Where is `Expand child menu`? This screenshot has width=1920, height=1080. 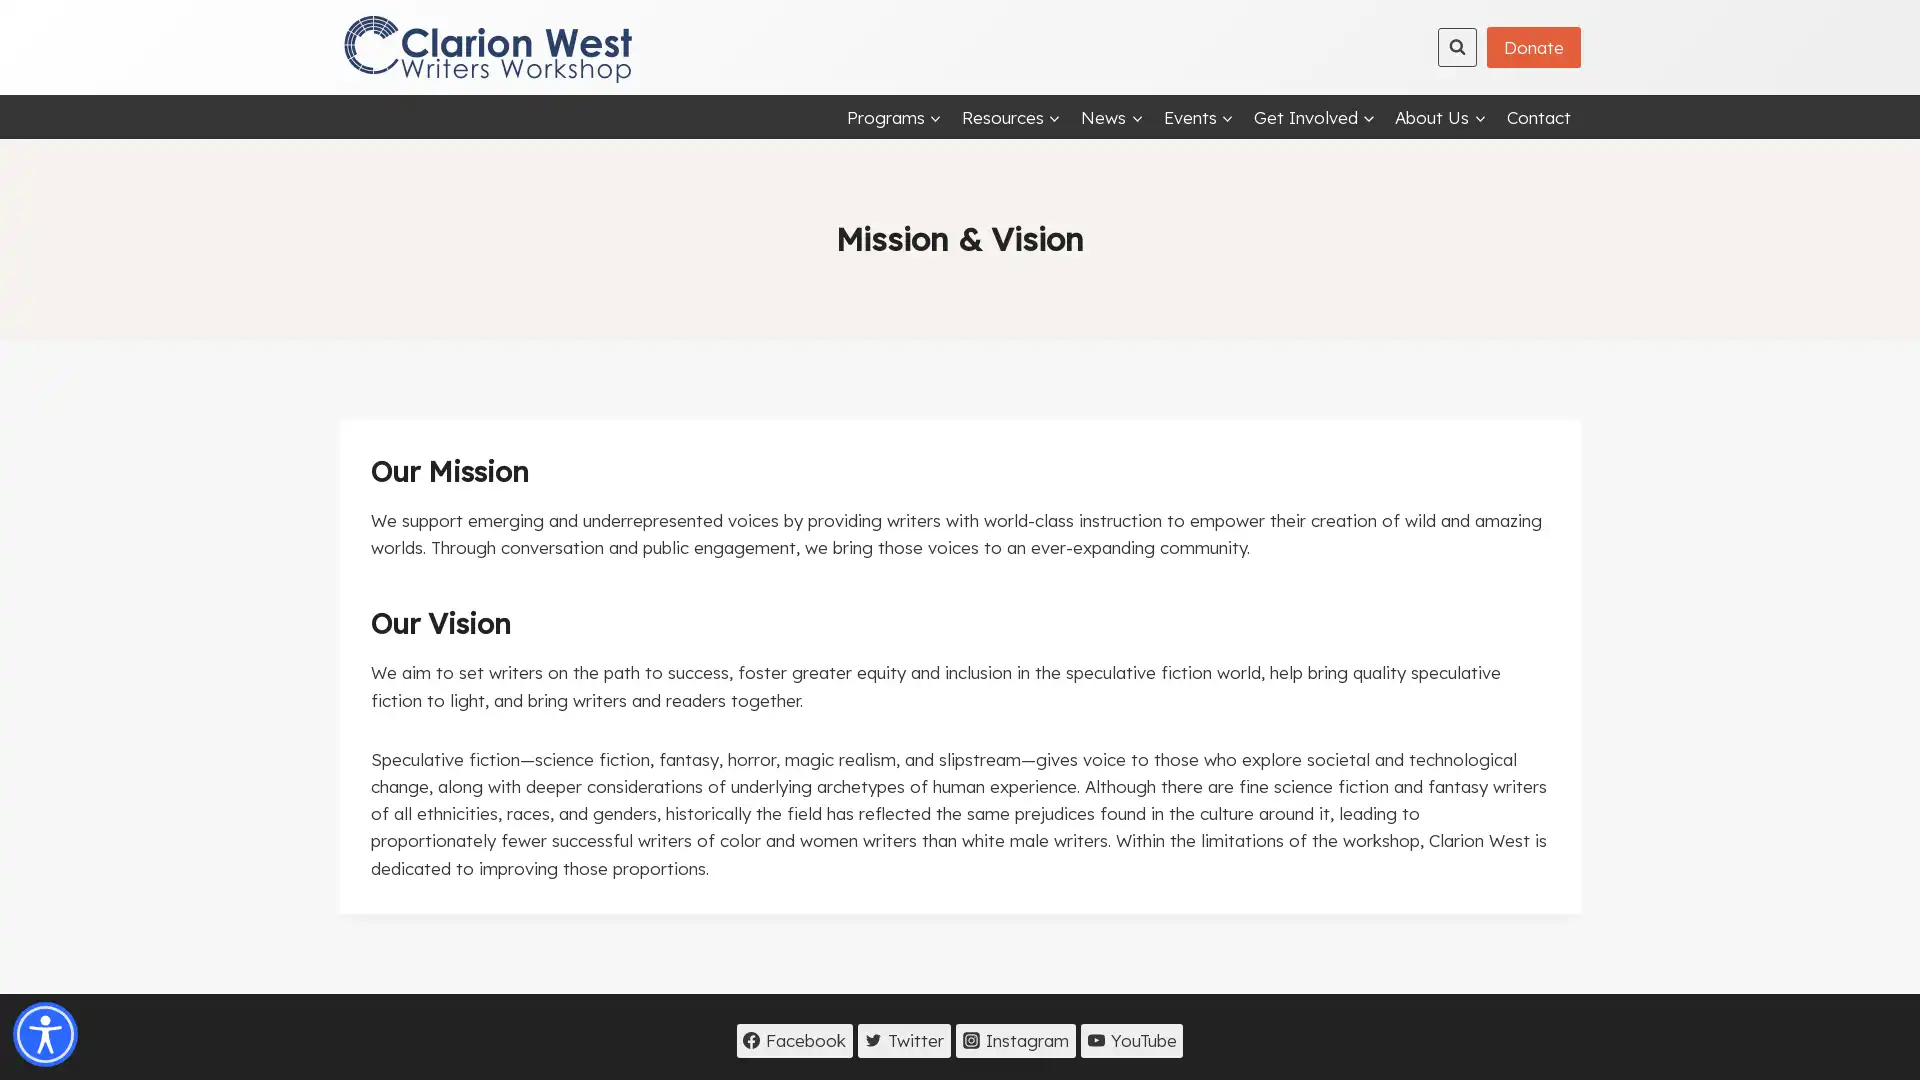
Expand child menu is located at coordinates (1011, 116).